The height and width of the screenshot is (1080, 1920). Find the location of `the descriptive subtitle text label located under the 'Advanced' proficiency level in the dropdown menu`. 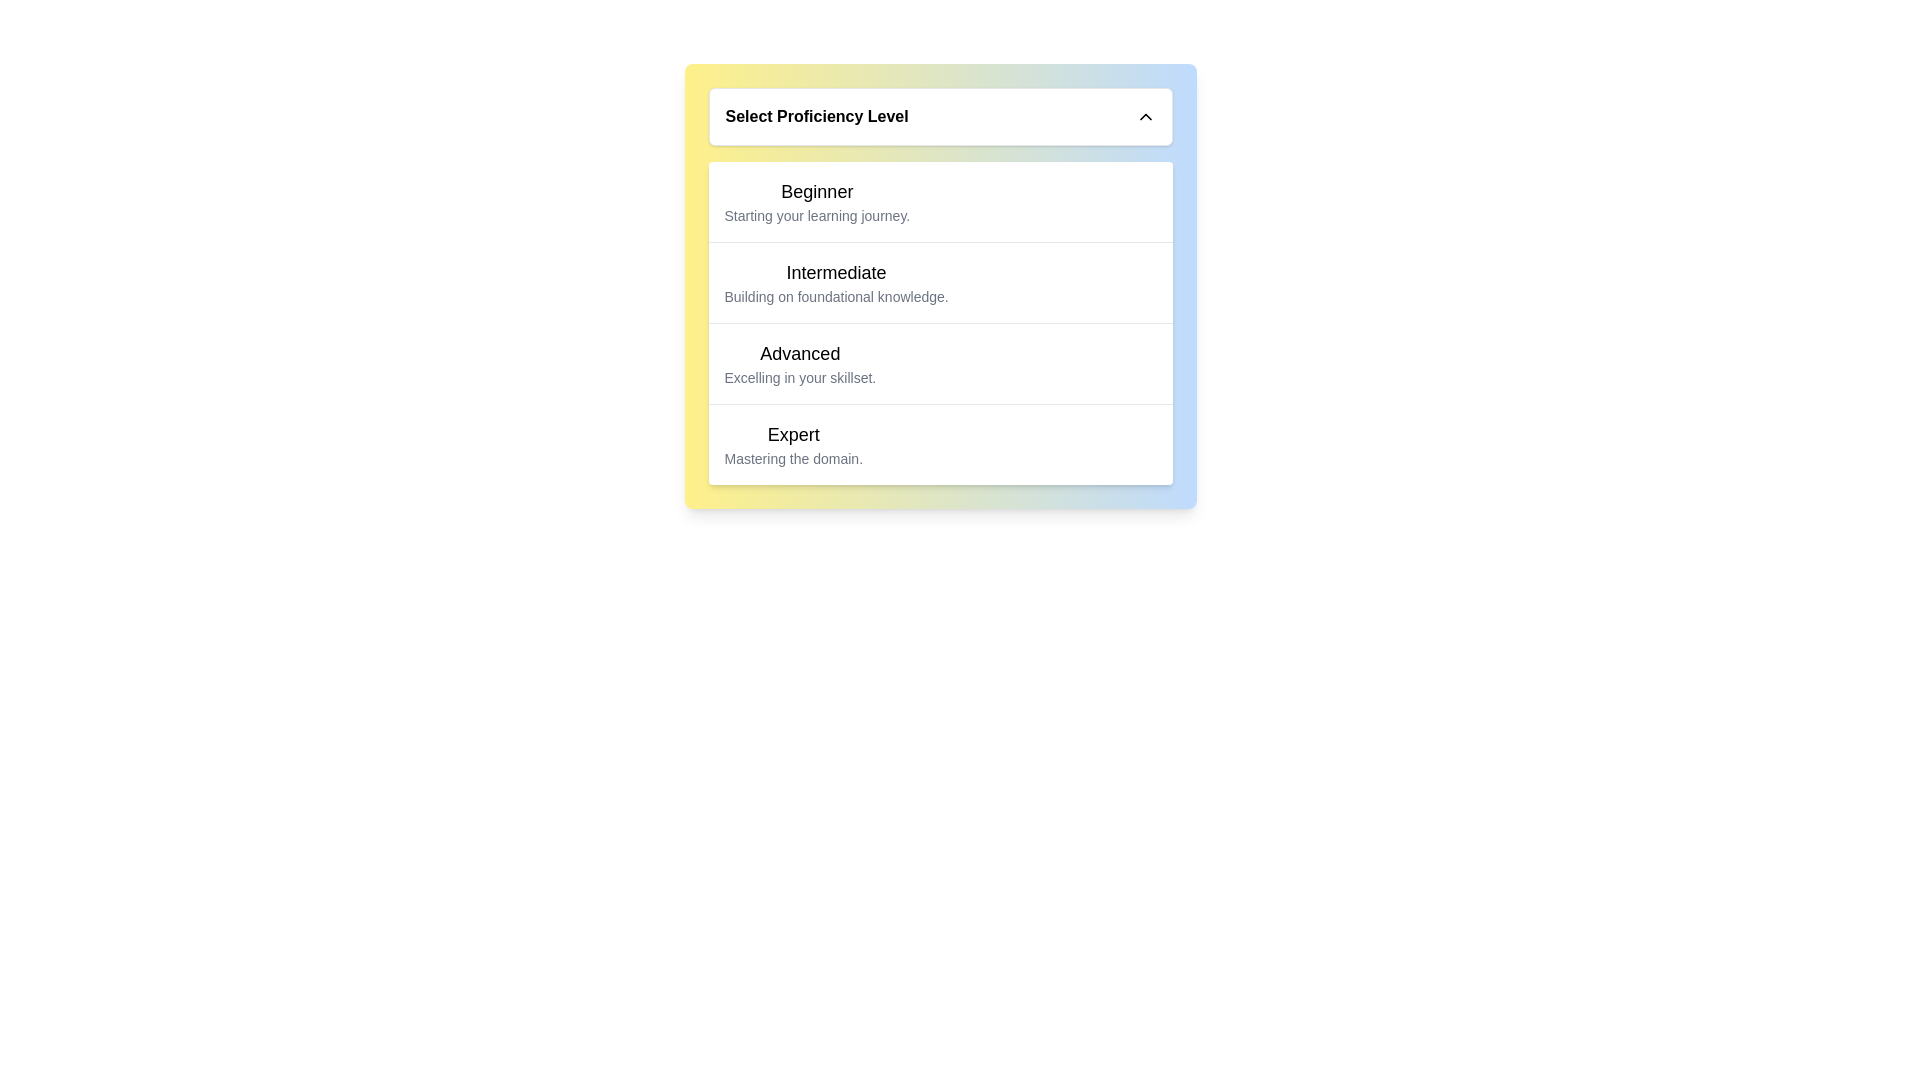

the descriptive subtitle text label located under the 'Advanced' proficiency level in the dropdown menu is located at coordinates (800, 378).